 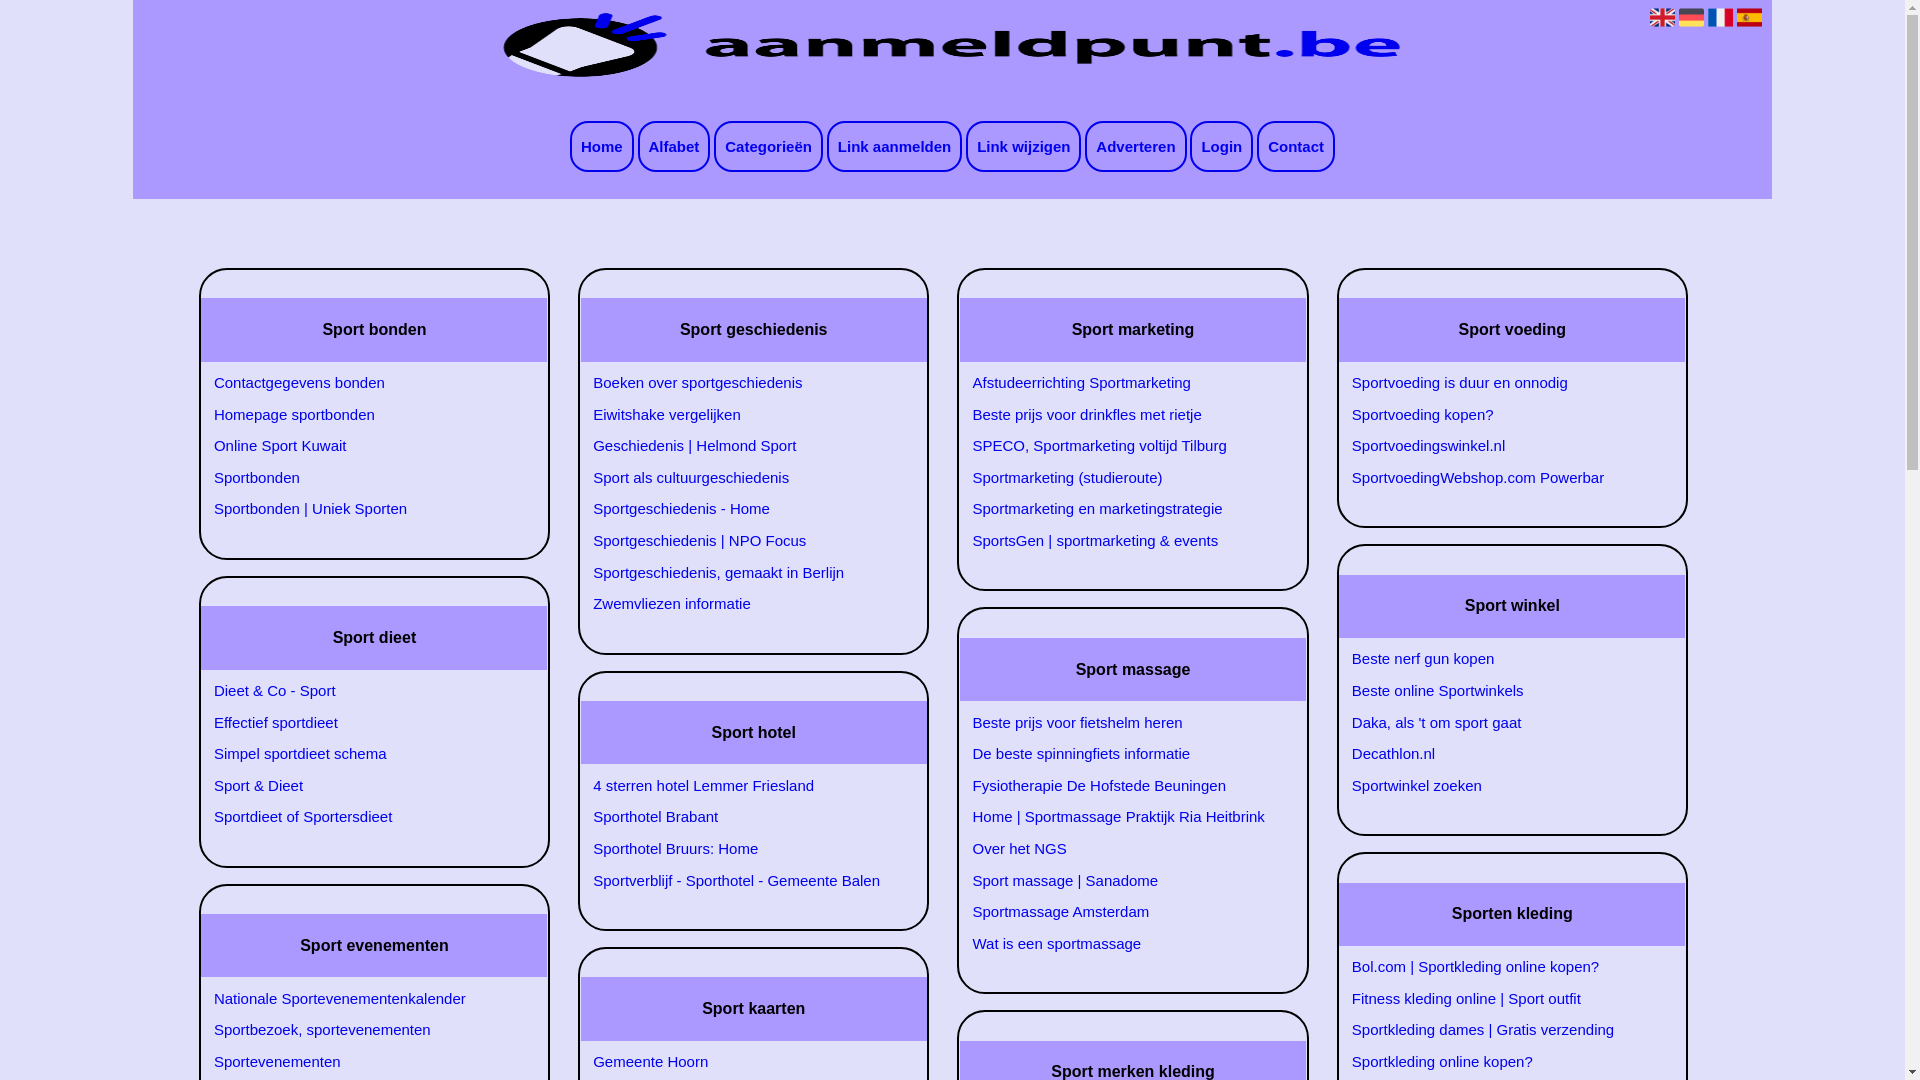 I want to click on 'Sport massage | Sanadome', so click(x=1121, y=879).